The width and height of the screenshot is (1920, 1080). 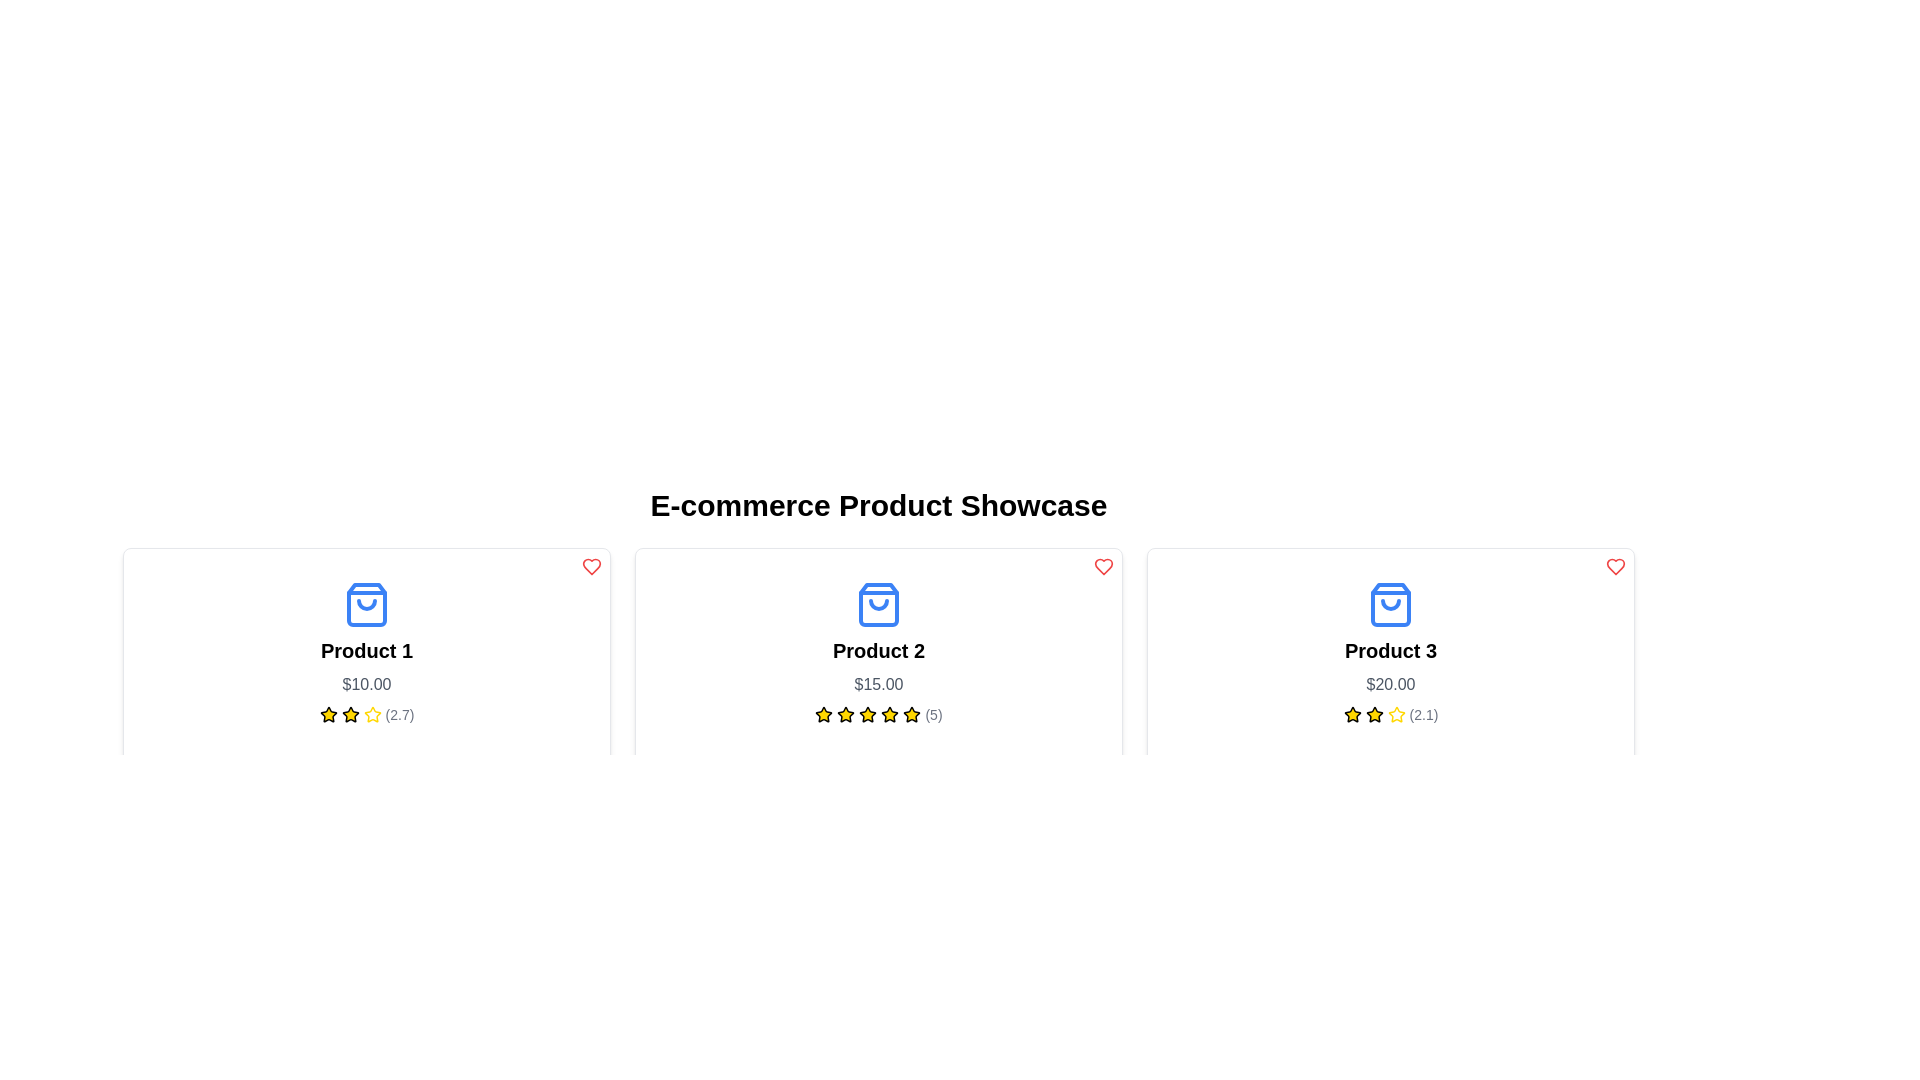 I want to click on the blue shopping bag icon located centrally at the top of the card for Product 2, positioned above the product name text, so click(x=878, y=604).